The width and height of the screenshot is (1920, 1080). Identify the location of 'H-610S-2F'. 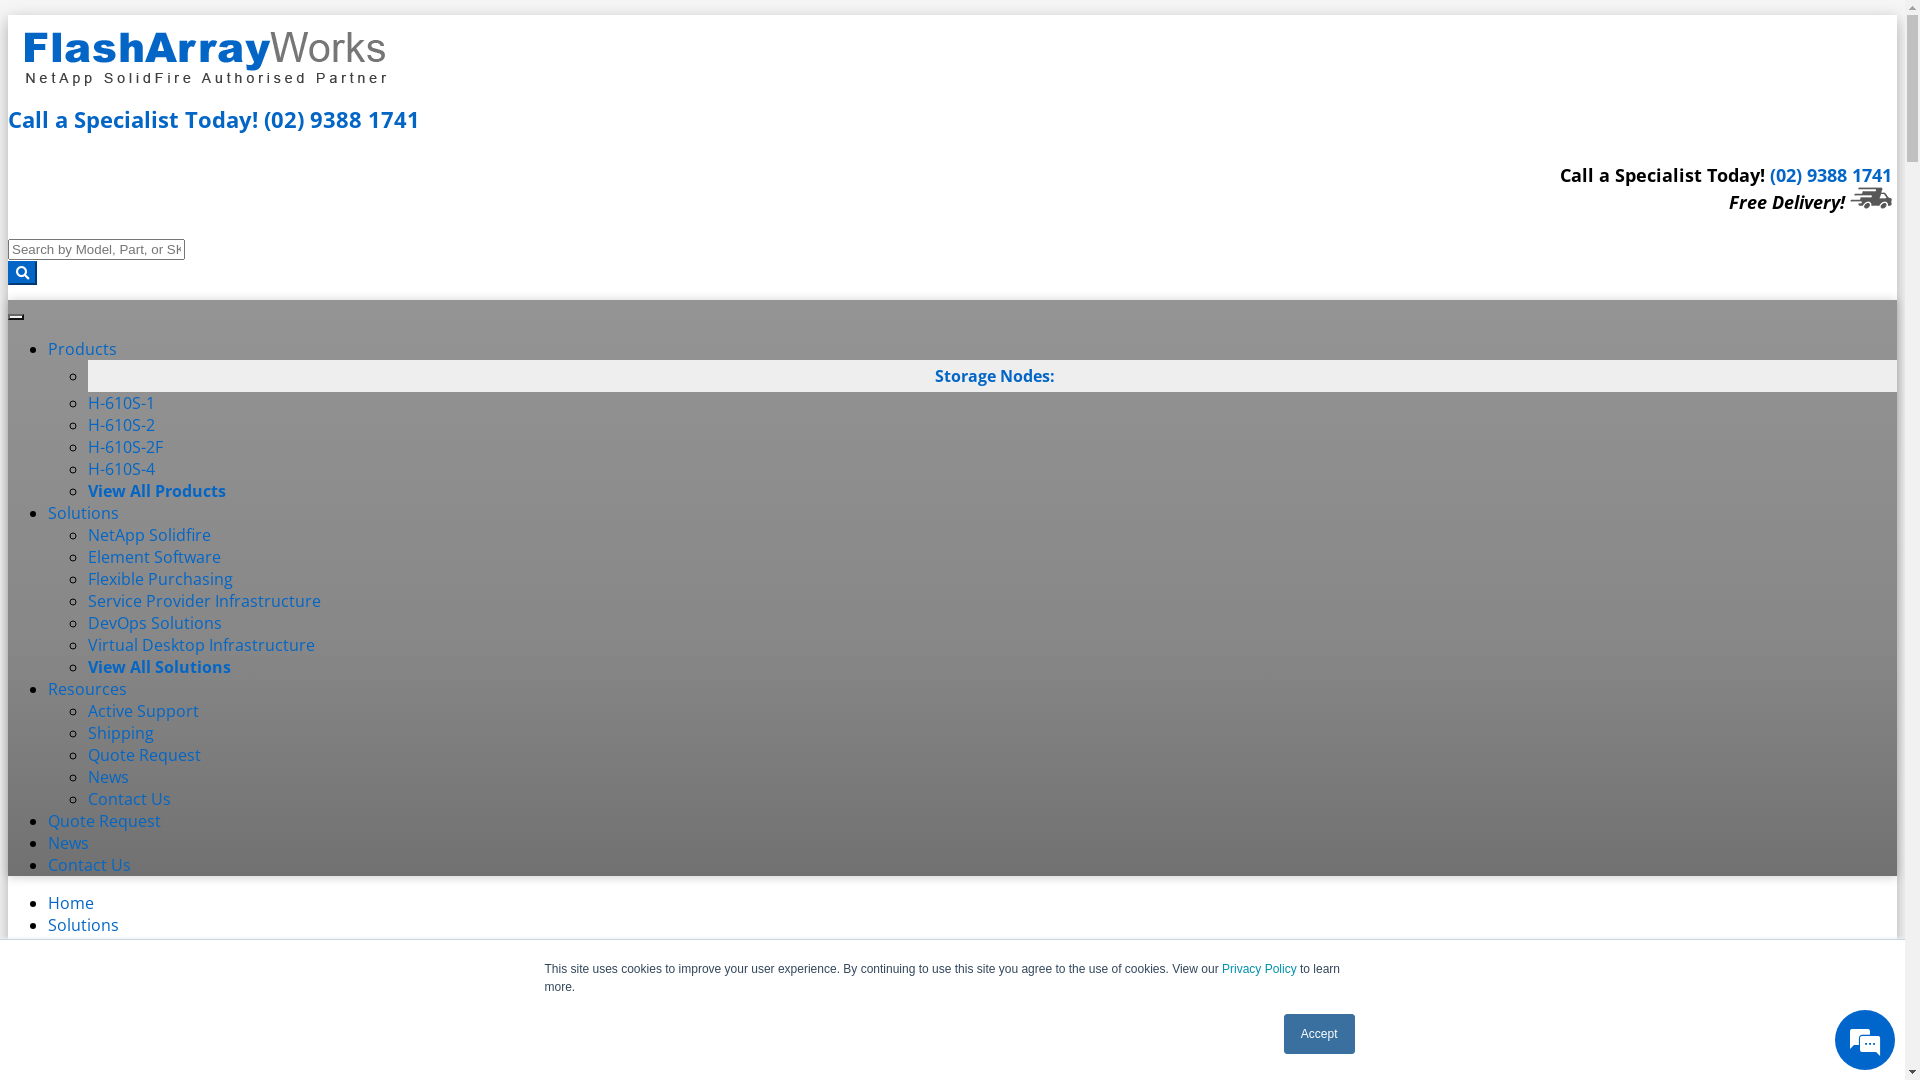
(124, 446).